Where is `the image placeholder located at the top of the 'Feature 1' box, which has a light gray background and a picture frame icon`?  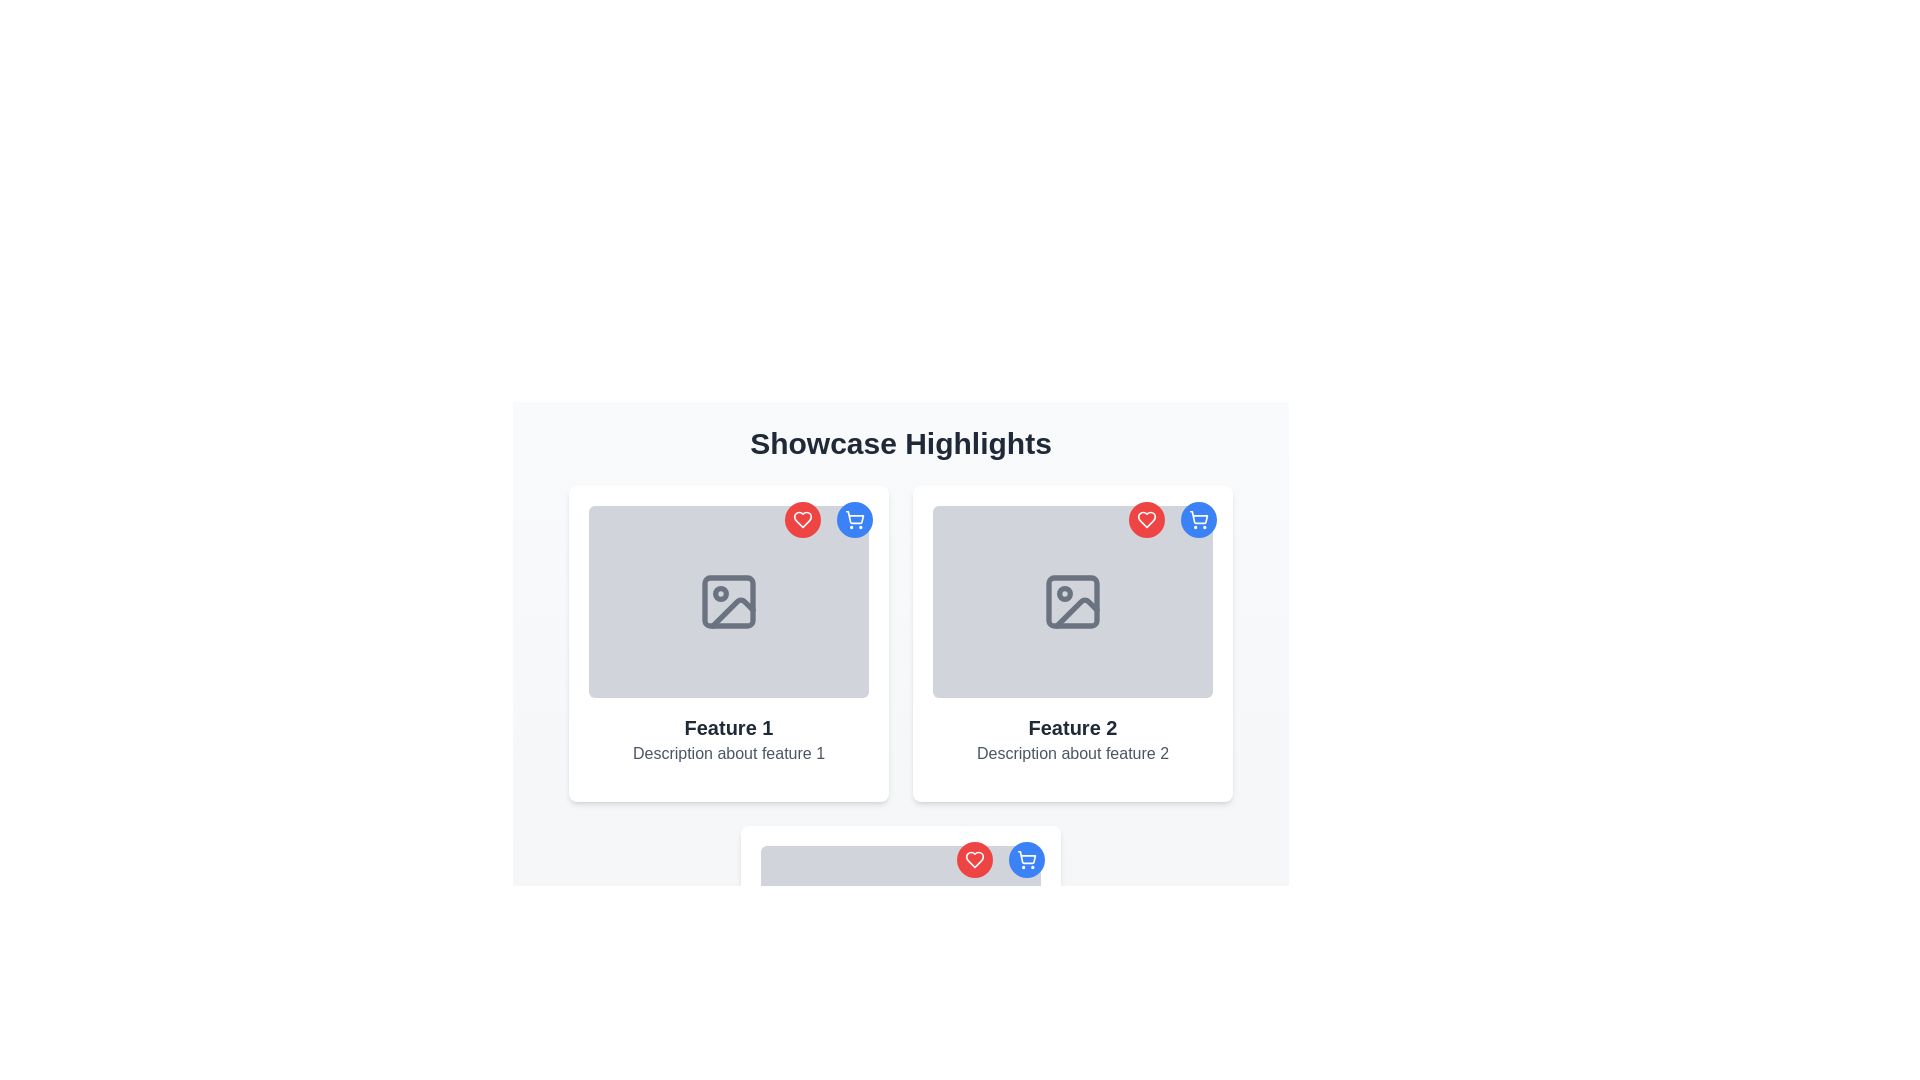 the image placeholder located at the top of the 'Feature 1' box, which has a light gray background and a picture frame icon is located at coordinates (728, 600).